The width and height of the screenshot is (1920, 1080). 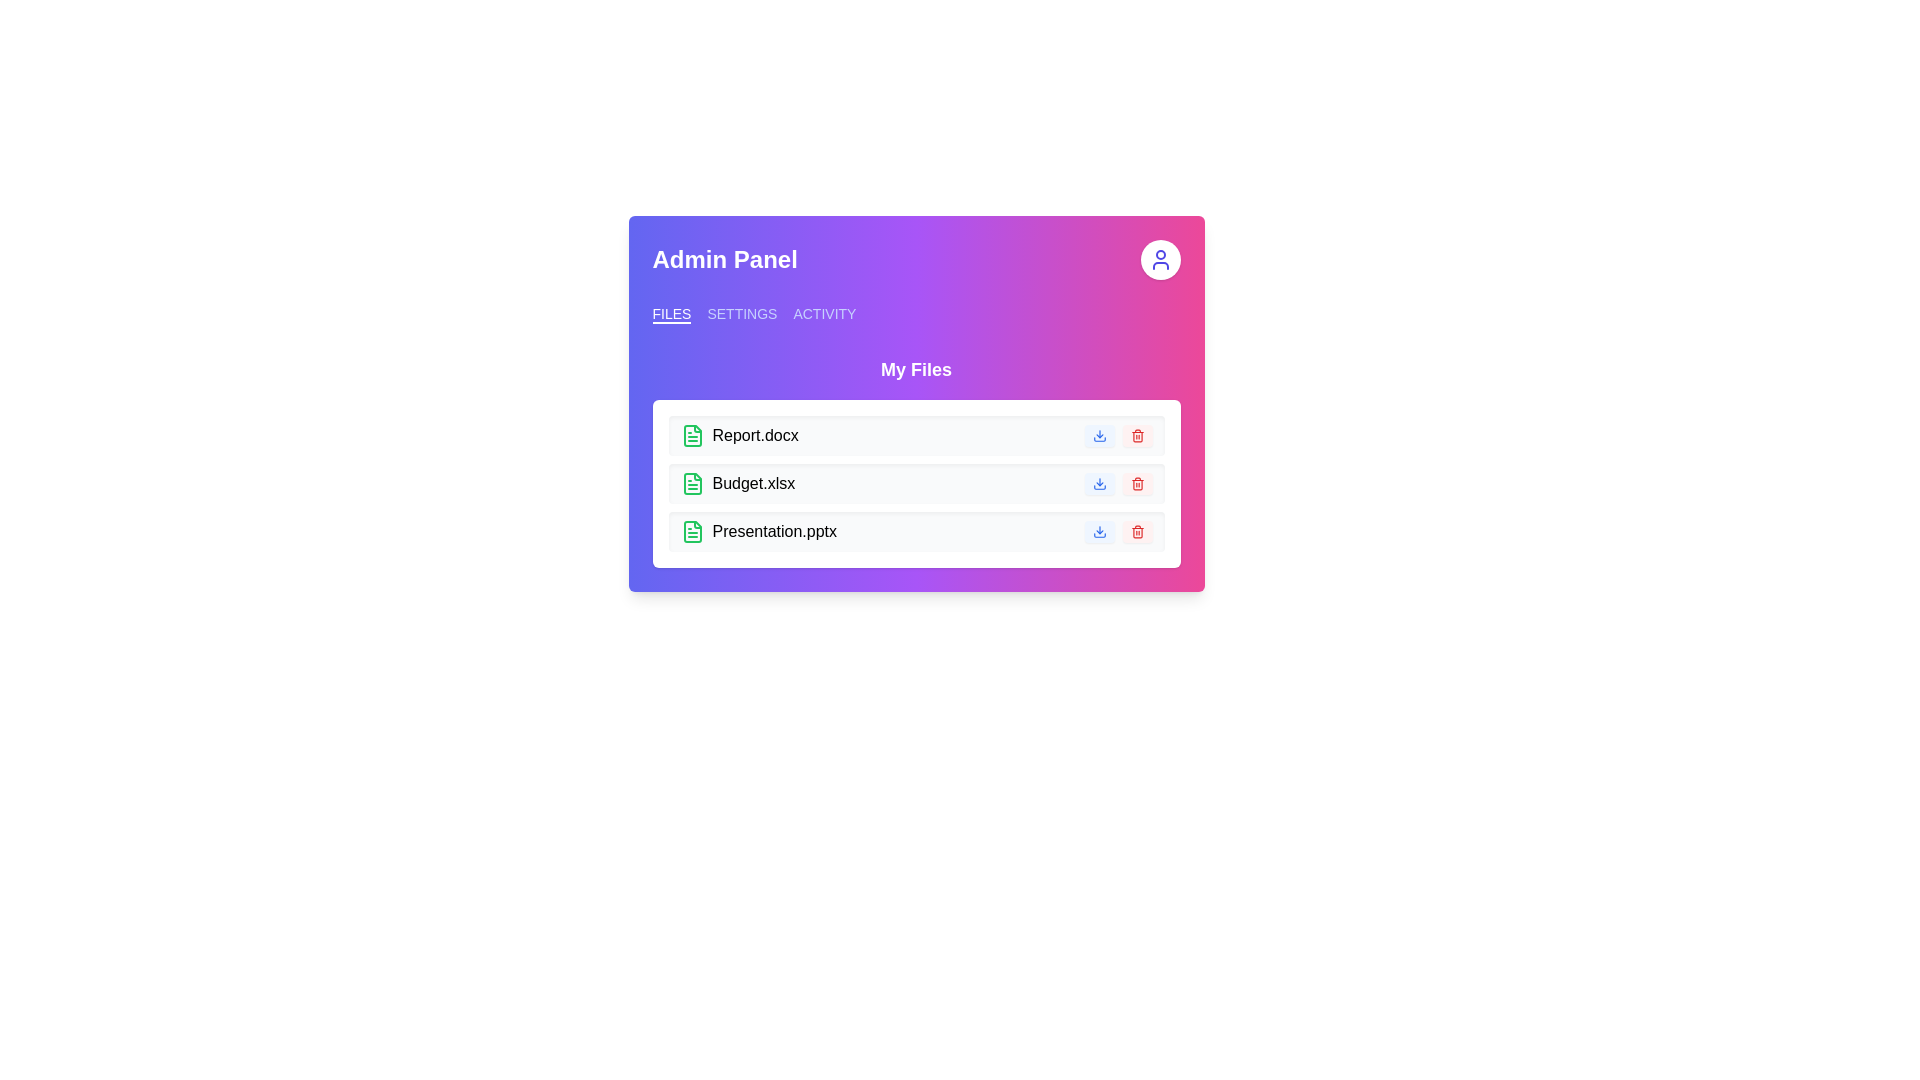 What do you see at coordinates (738, 434) in the screenshot?
I see `the Text Label with an accompanying Icon that represents a document file in the 'My Files' panel` at bounding box center [738, 434].